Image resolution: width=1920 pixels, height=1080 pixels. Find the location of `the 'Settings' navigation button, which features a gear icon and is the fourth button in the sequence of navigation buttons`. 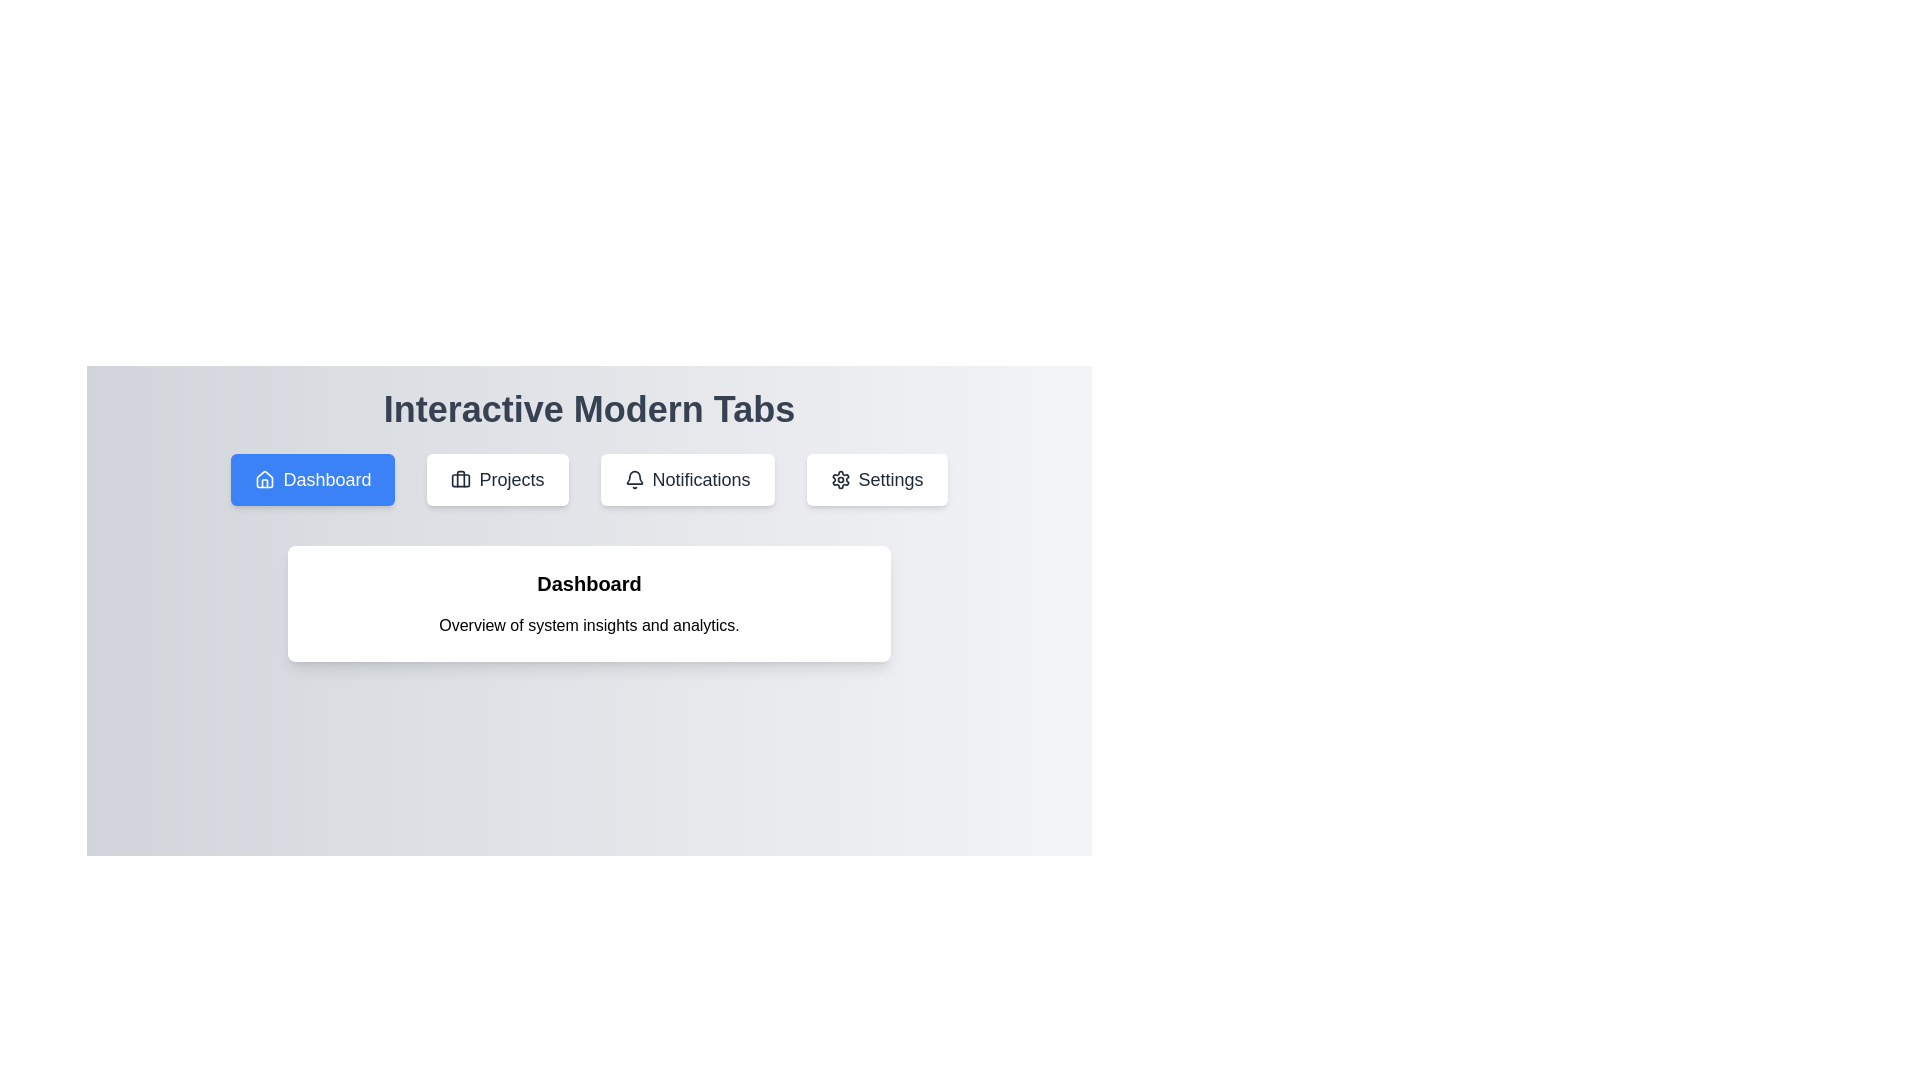

the 'Settings' navigation button, which features a gear icon and is the fourth button in the sequence of navigation buttons is located at coordinates (877, 479).